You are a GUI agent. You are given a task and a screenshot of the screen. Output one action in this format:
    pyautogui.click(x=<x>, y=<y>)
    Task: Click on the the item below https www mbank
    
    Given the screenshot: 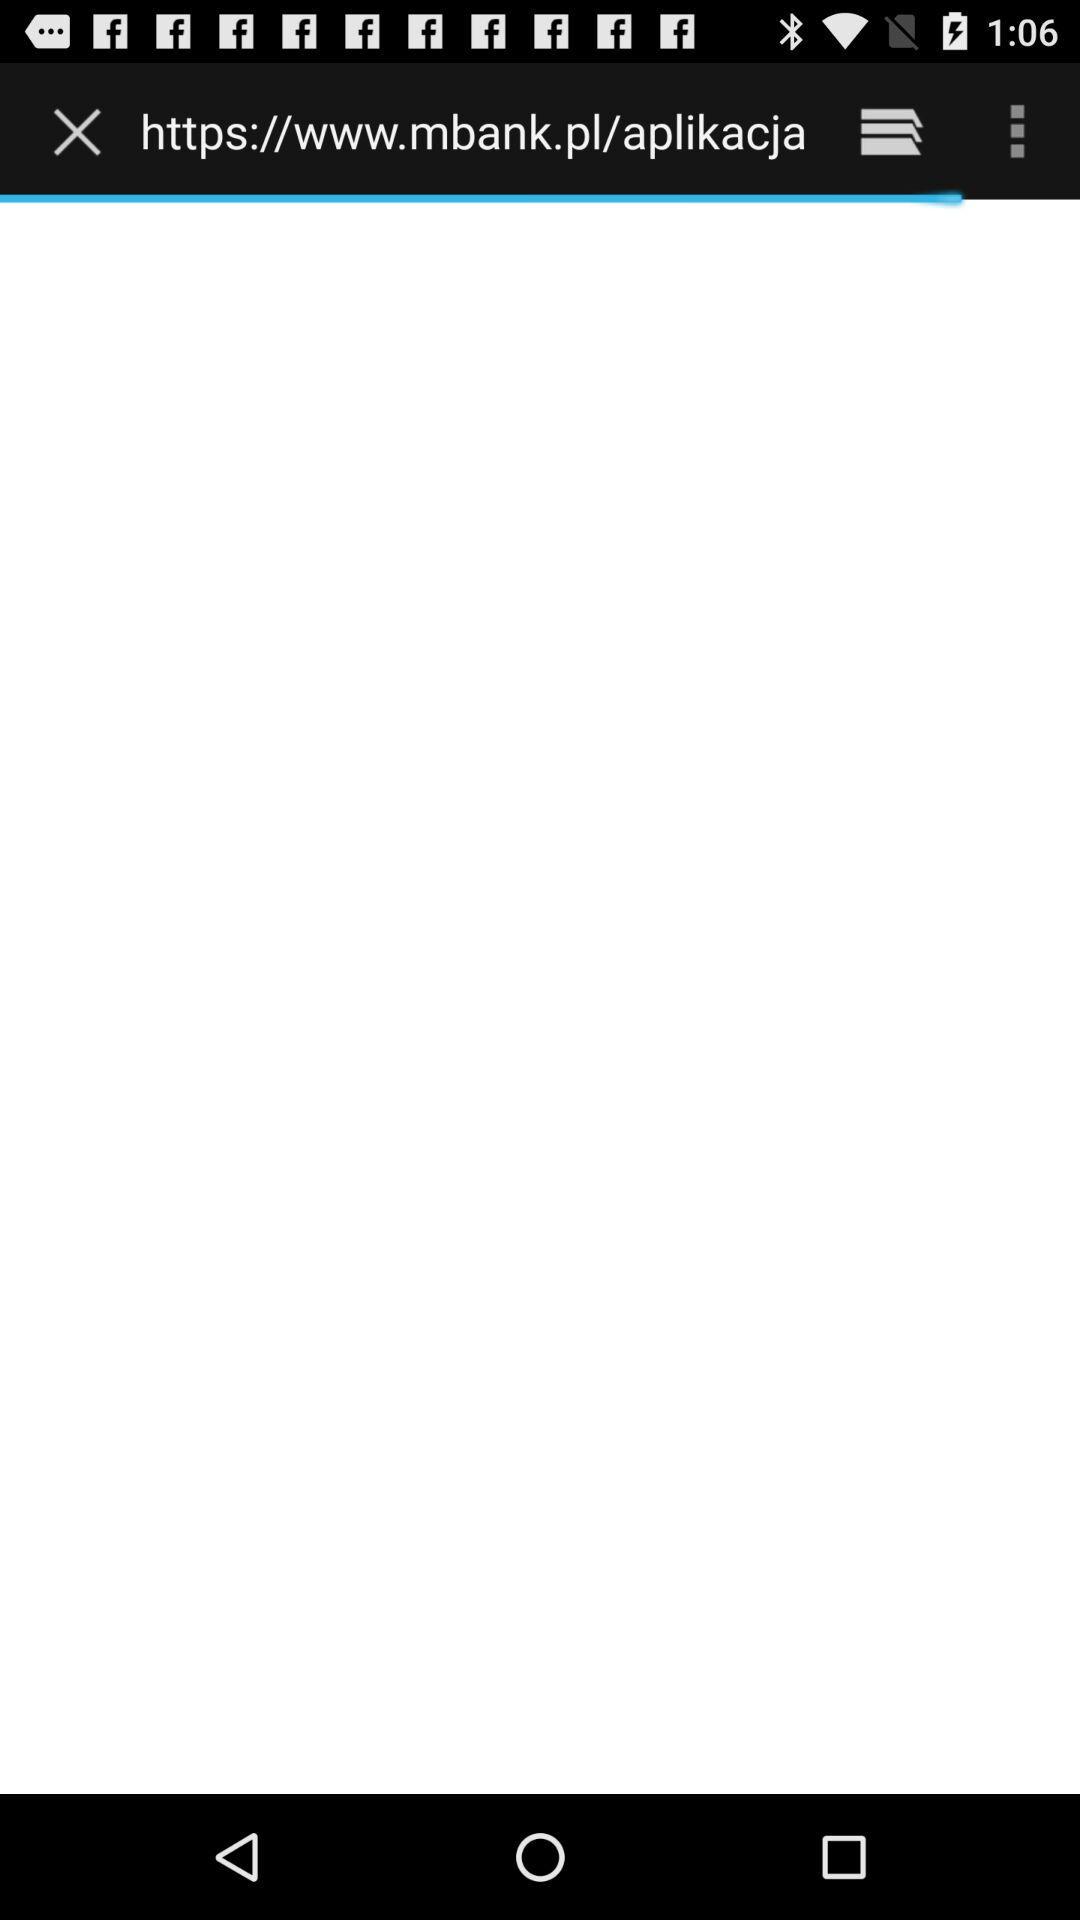 What is the action you would take?
    pyautogui.click(x=540, y=996)
    